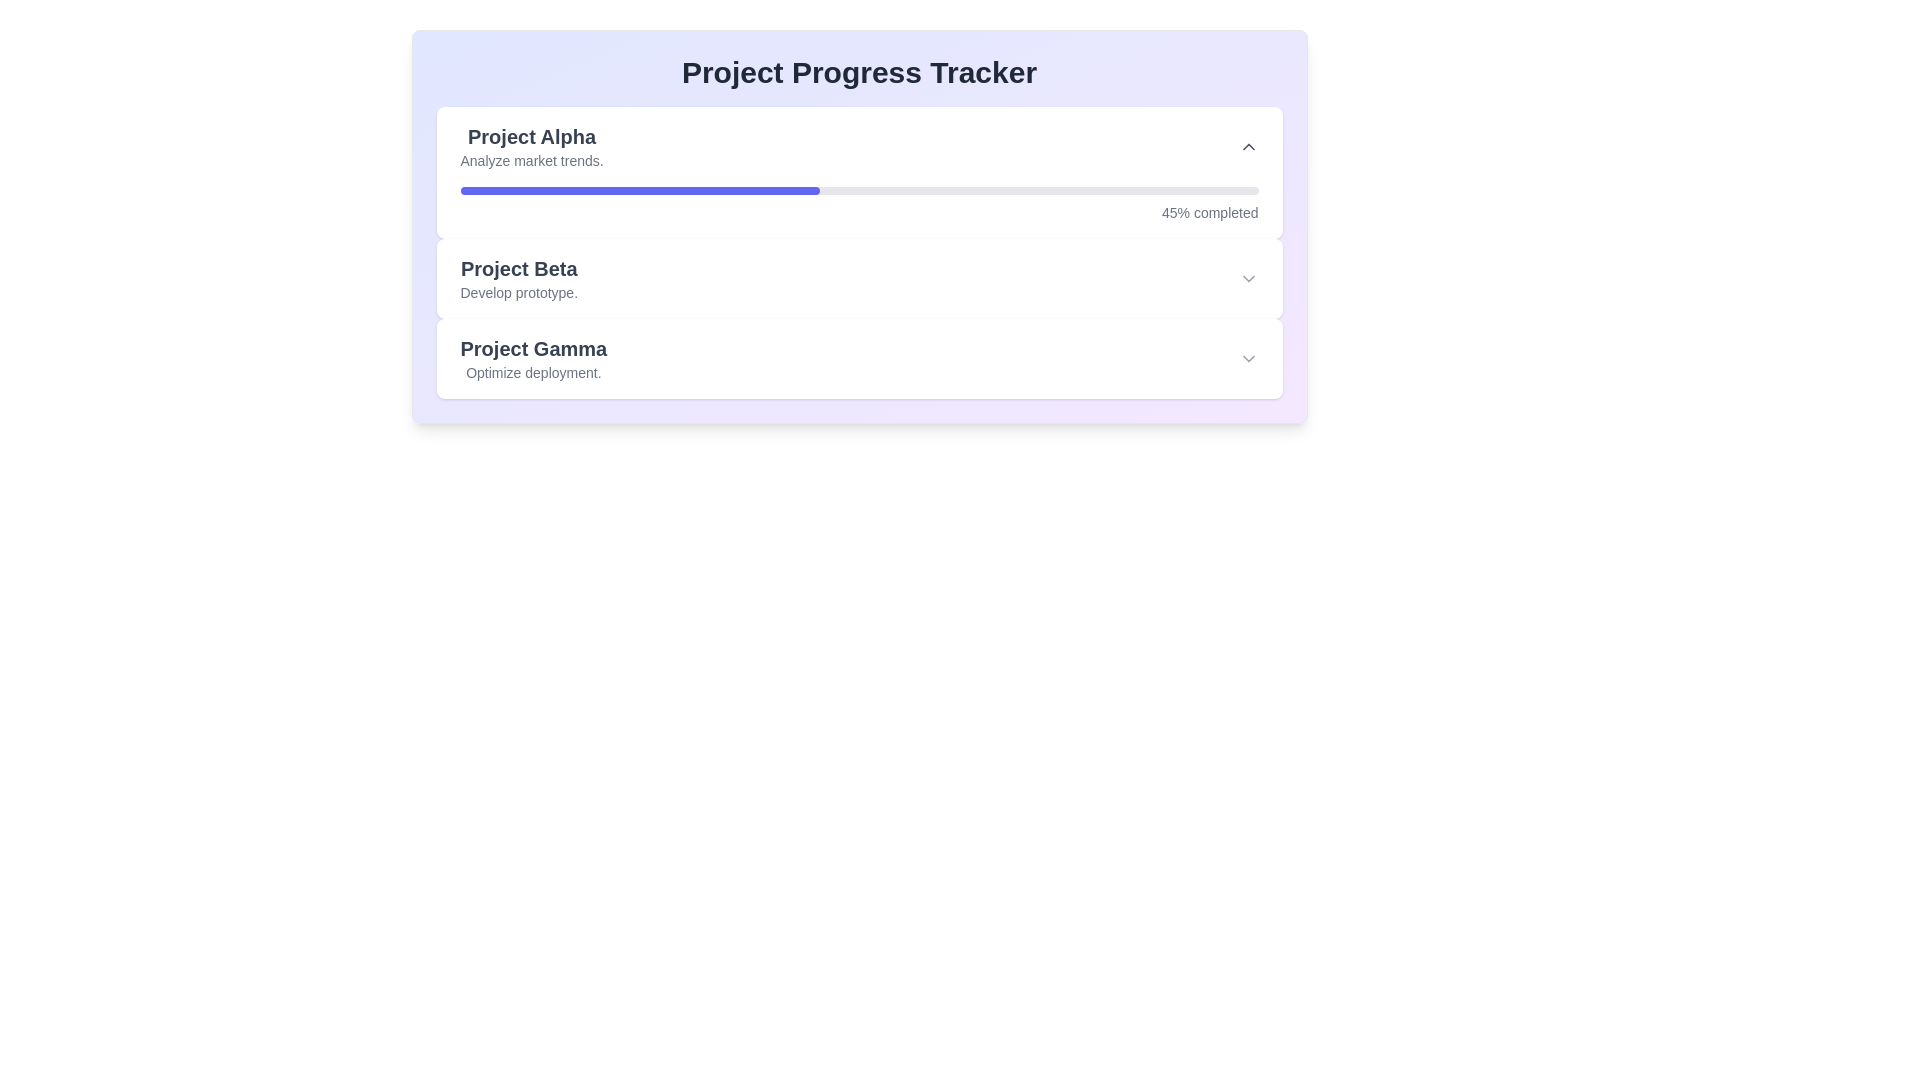  What do you see at coordinates (519, 278) in the screenshot?
I see `the label that serves as a descriptive header for the second project task in the 'Project Progress Tracker', located between 'Project Alpha' and 'Project Gamma'` at bounding box center [519, 278].